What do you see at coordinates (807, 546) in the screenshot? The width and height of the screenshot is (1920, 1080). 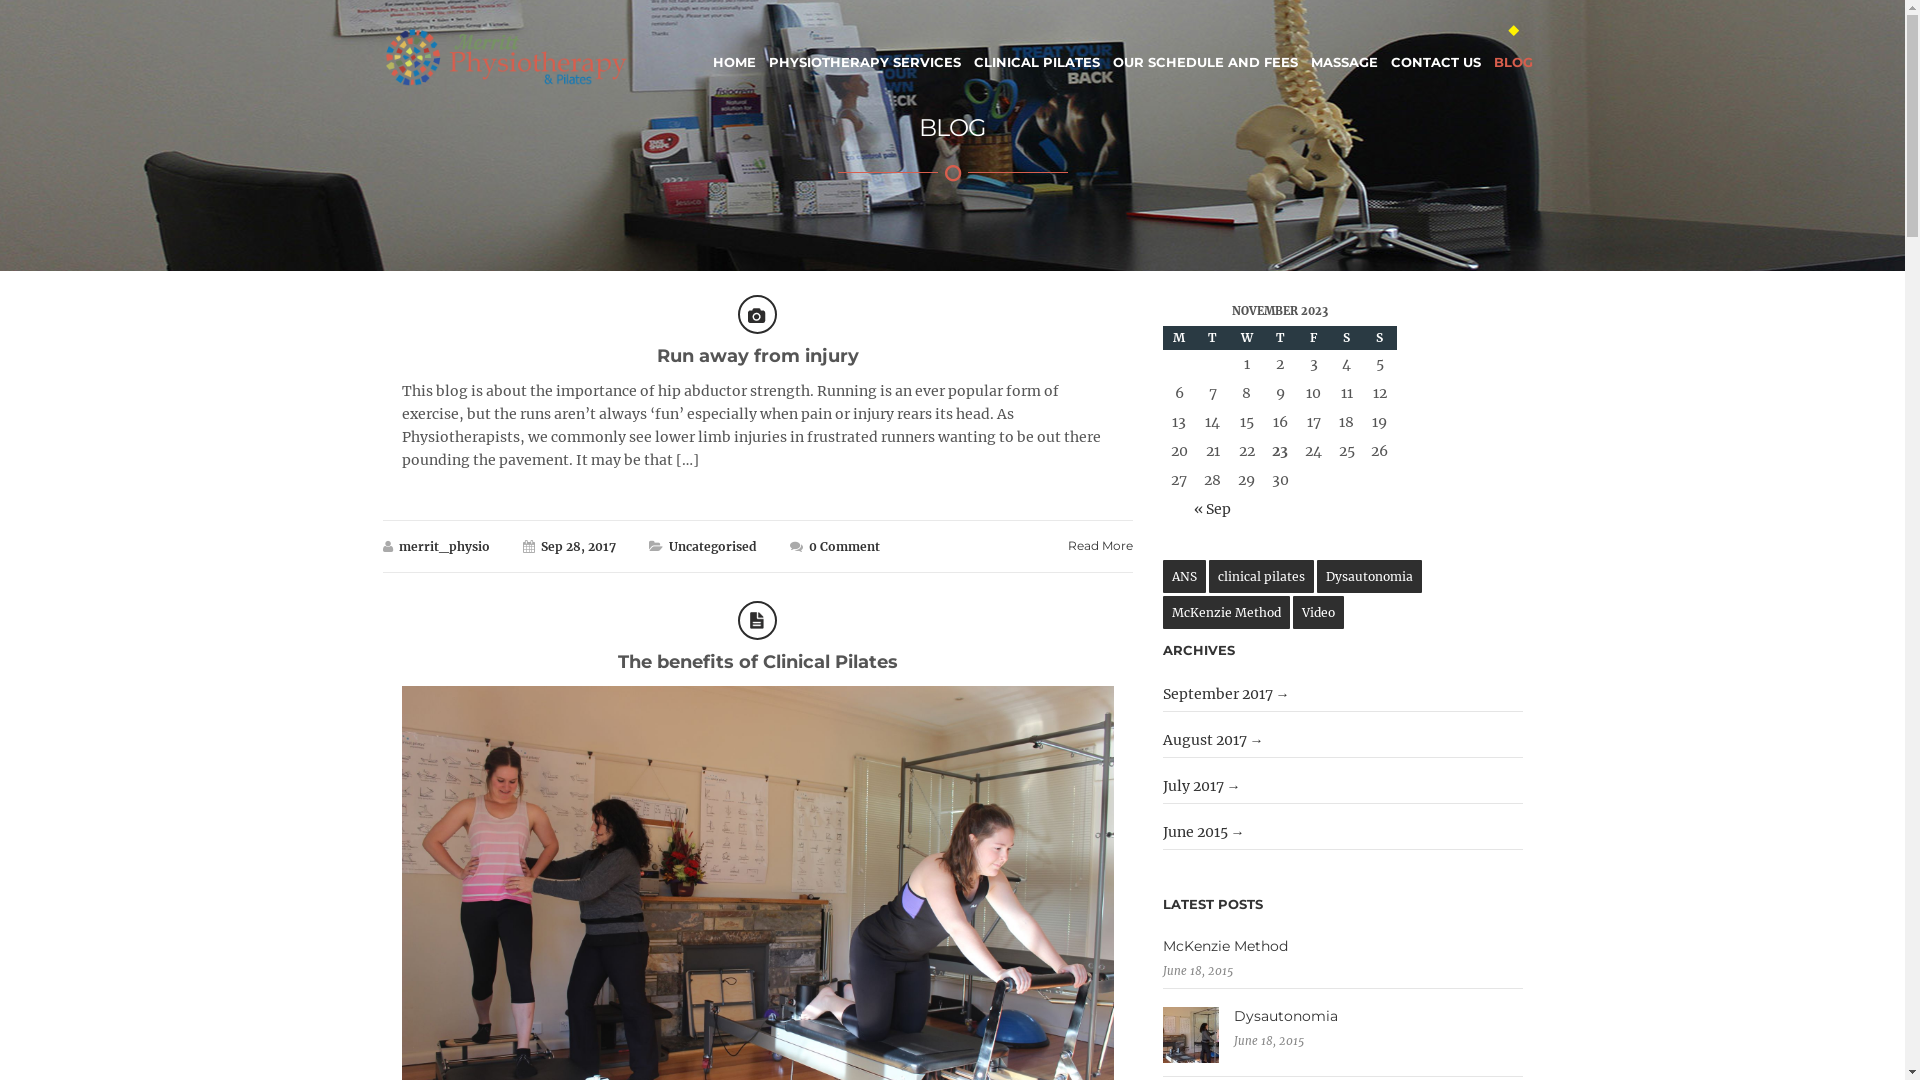 I see `'0 Comment'` at bounding box center [807, 546].